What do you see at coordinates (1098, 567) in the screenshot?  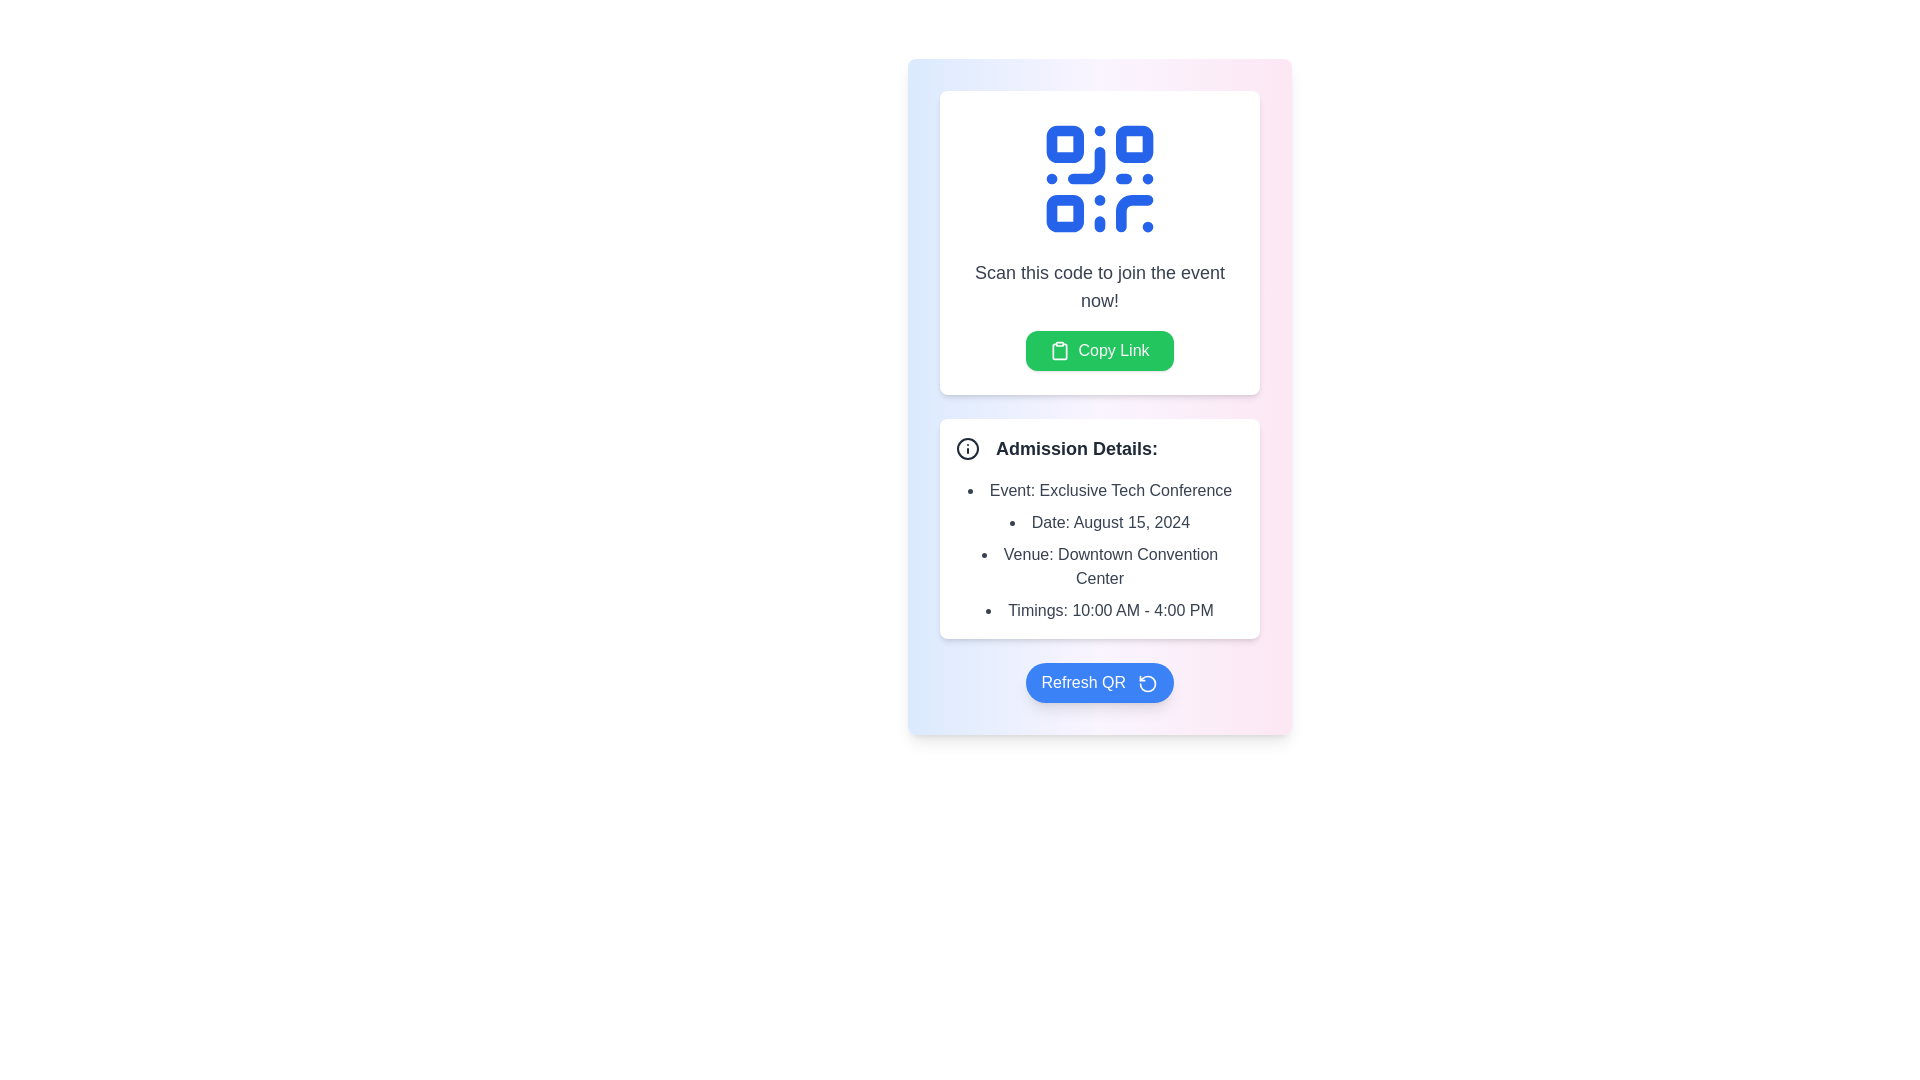 I see `the text element that informs the user of the venue location for the event, positioned below 'Event: Exclusive Tech Conference' and above 'Timings: 10:00 AM - 4:00 PM'` at bounding box center [1098, 567].